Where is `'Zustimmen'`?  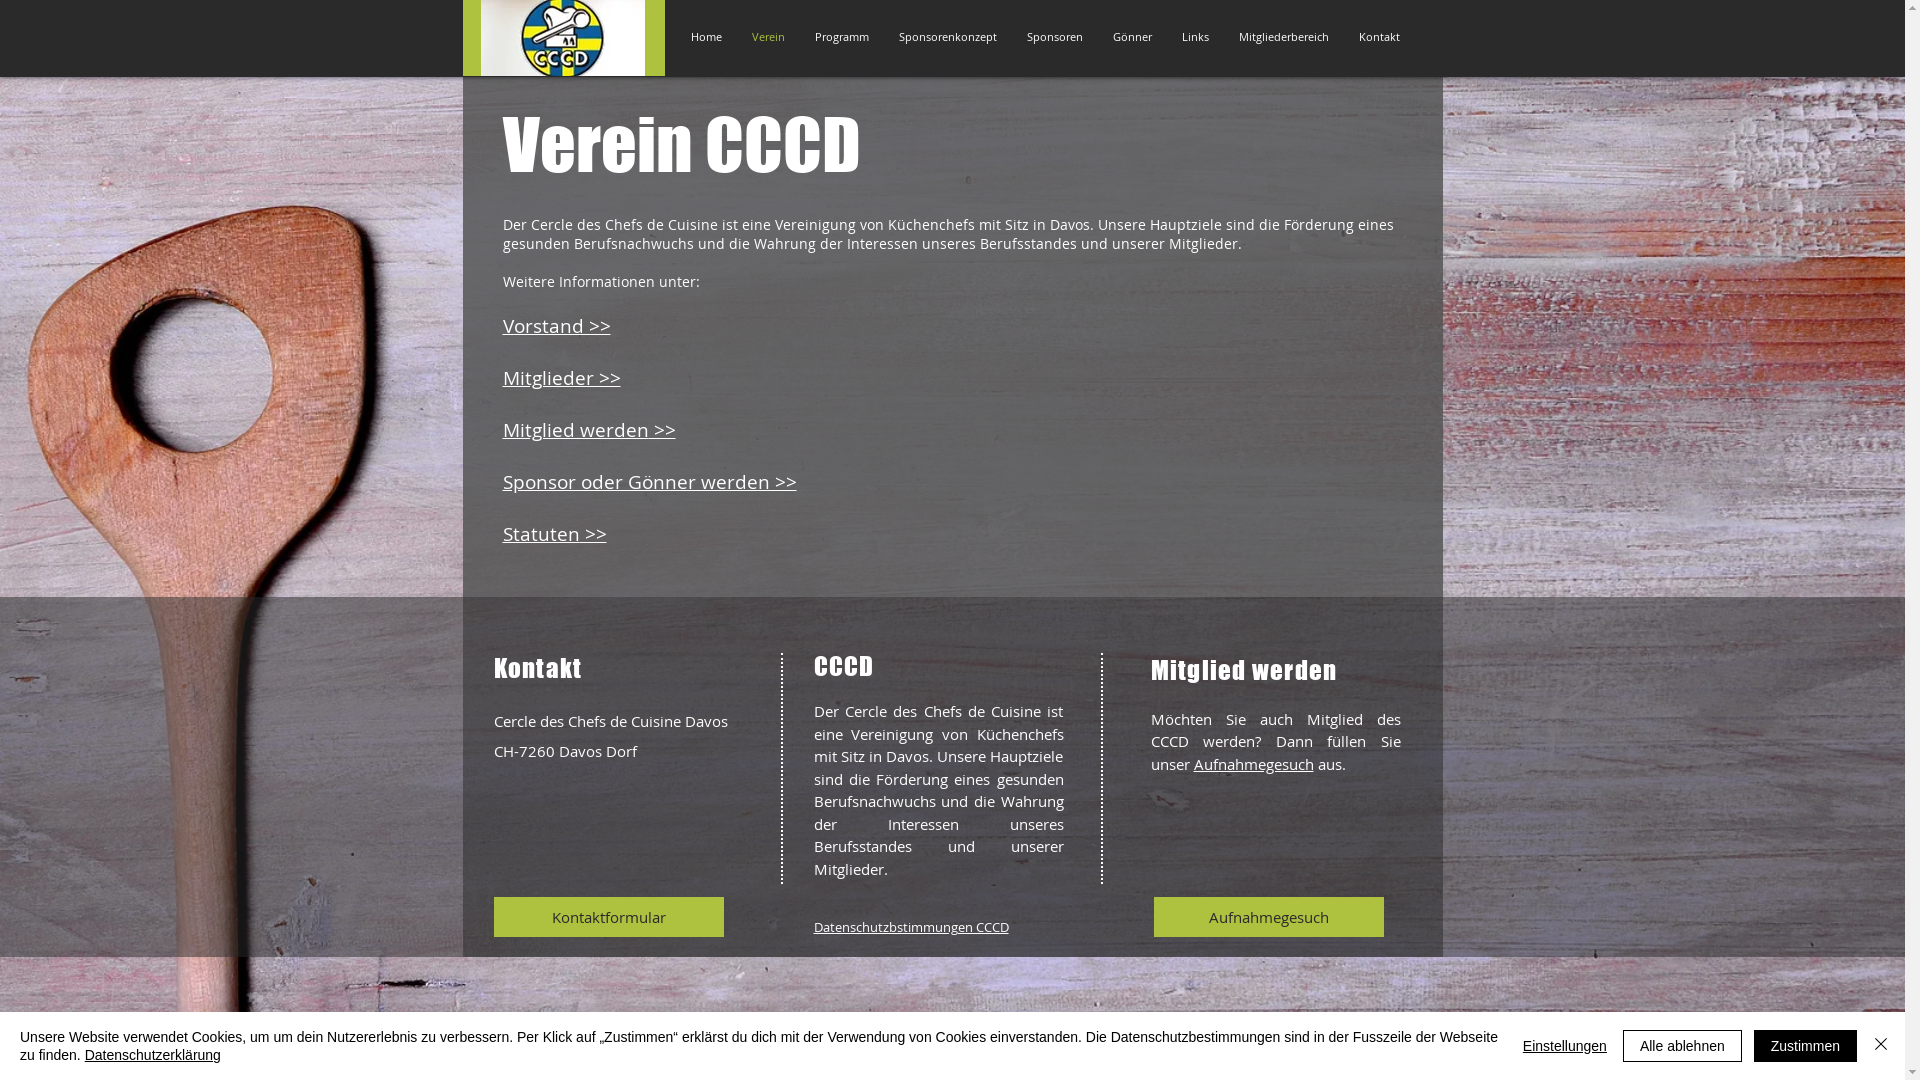
'Zustimmen' is located at coordinates (1805, 1044).